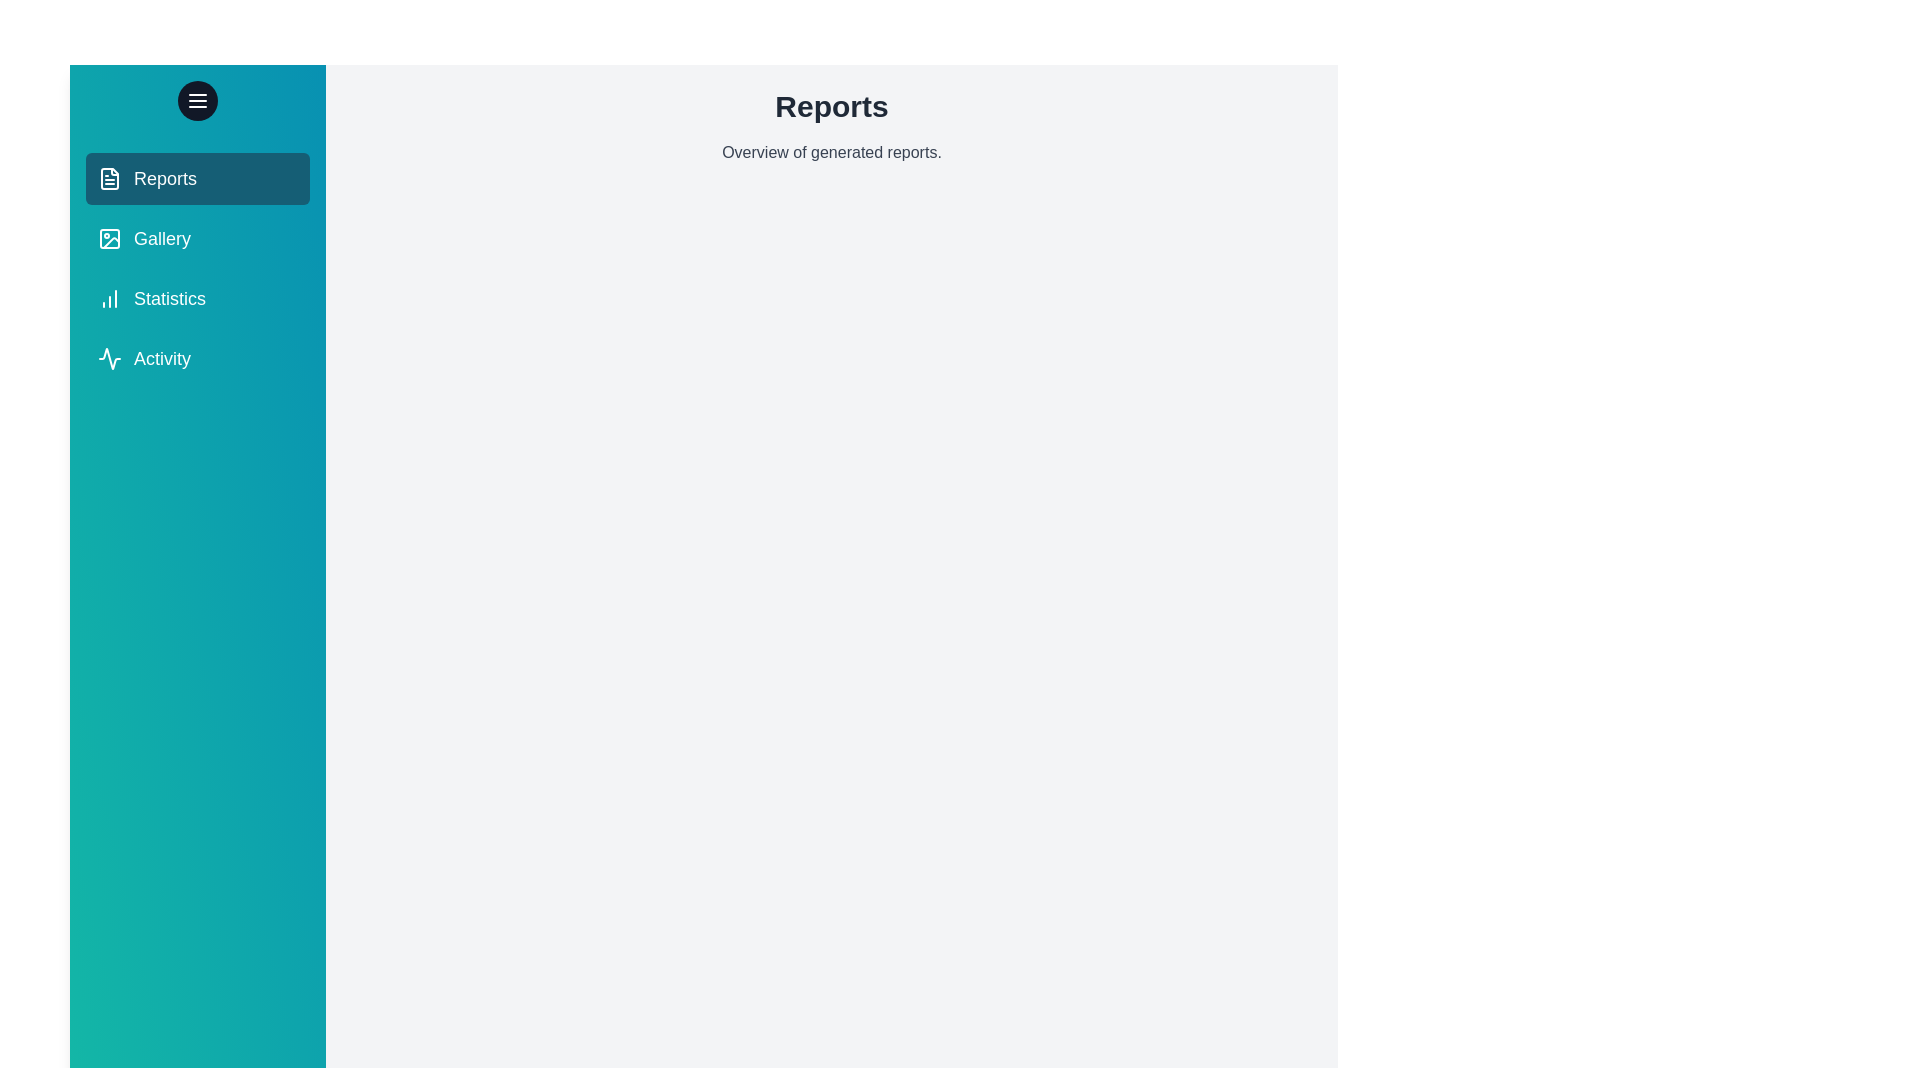 The image size is (1920, 1080). Describe the element at coordinates (197, 177) in the screenshot. I see `the tab labeled Reports from the drawer menu` at that location.